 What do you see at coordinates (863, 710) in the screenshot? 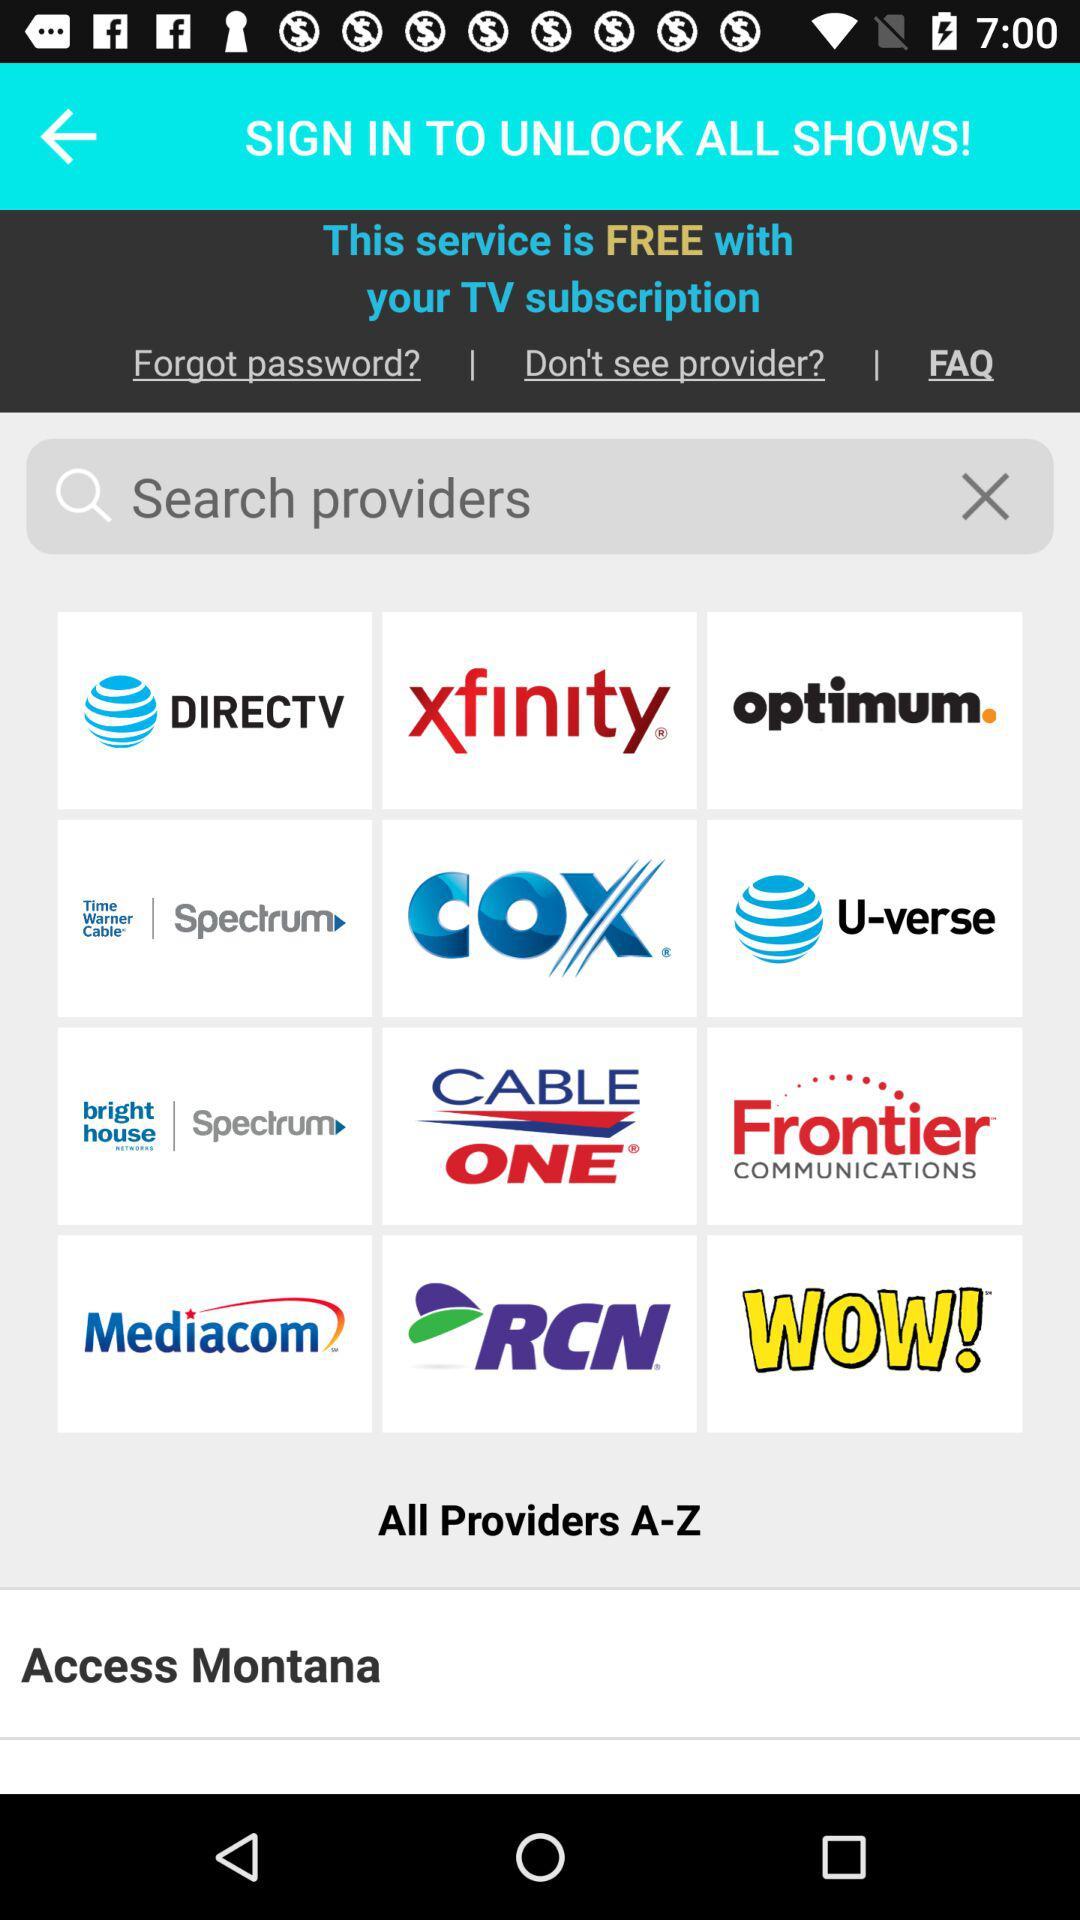
I see `optimum` at bounding box center [863, 710].